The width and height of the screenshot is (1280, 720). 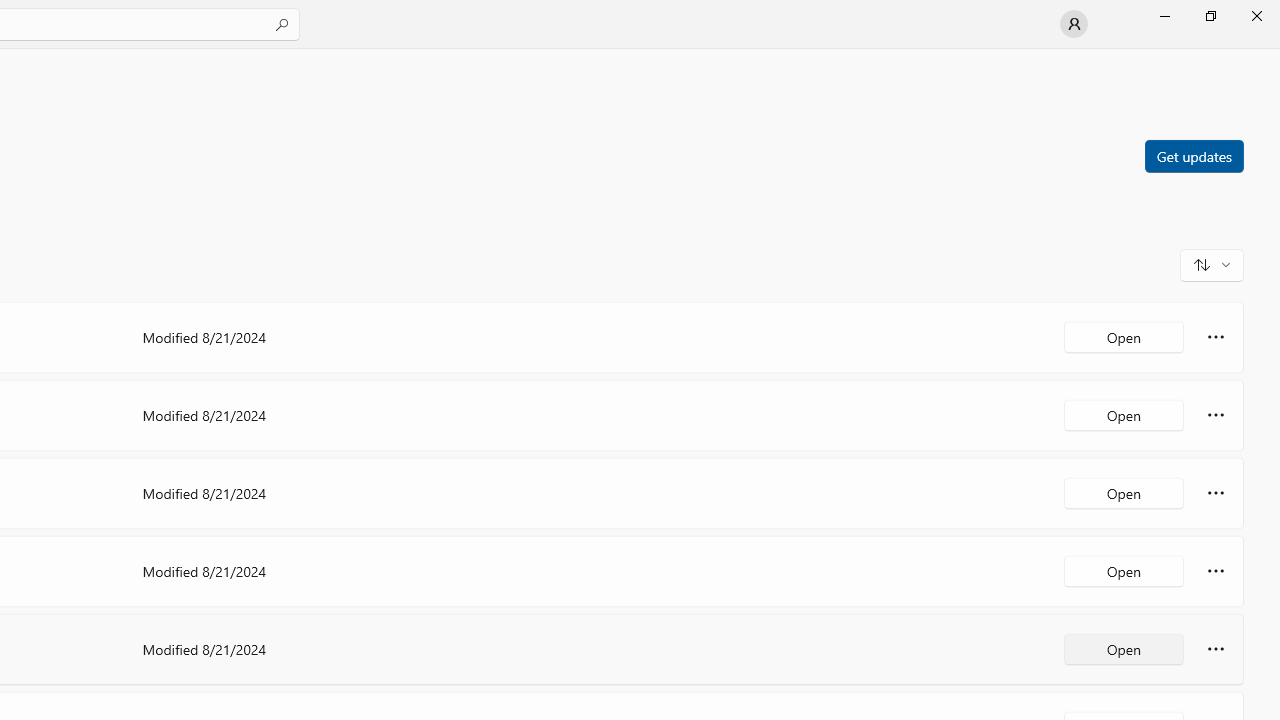 What do you see at coordinates (1193, 154) in the screenshot?
I see `'Get updates'` at bounding box center [1193, 154].